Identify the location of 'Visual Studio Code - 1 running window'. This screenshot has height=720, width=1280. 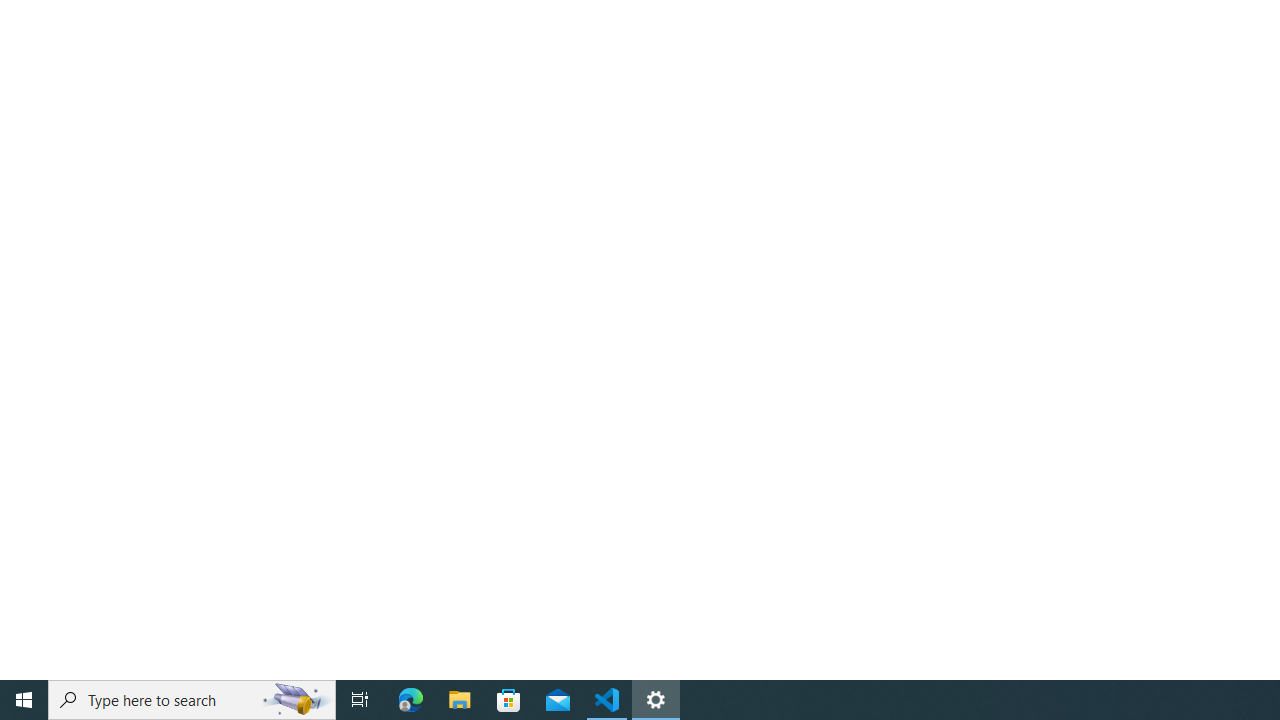
(606, 698).